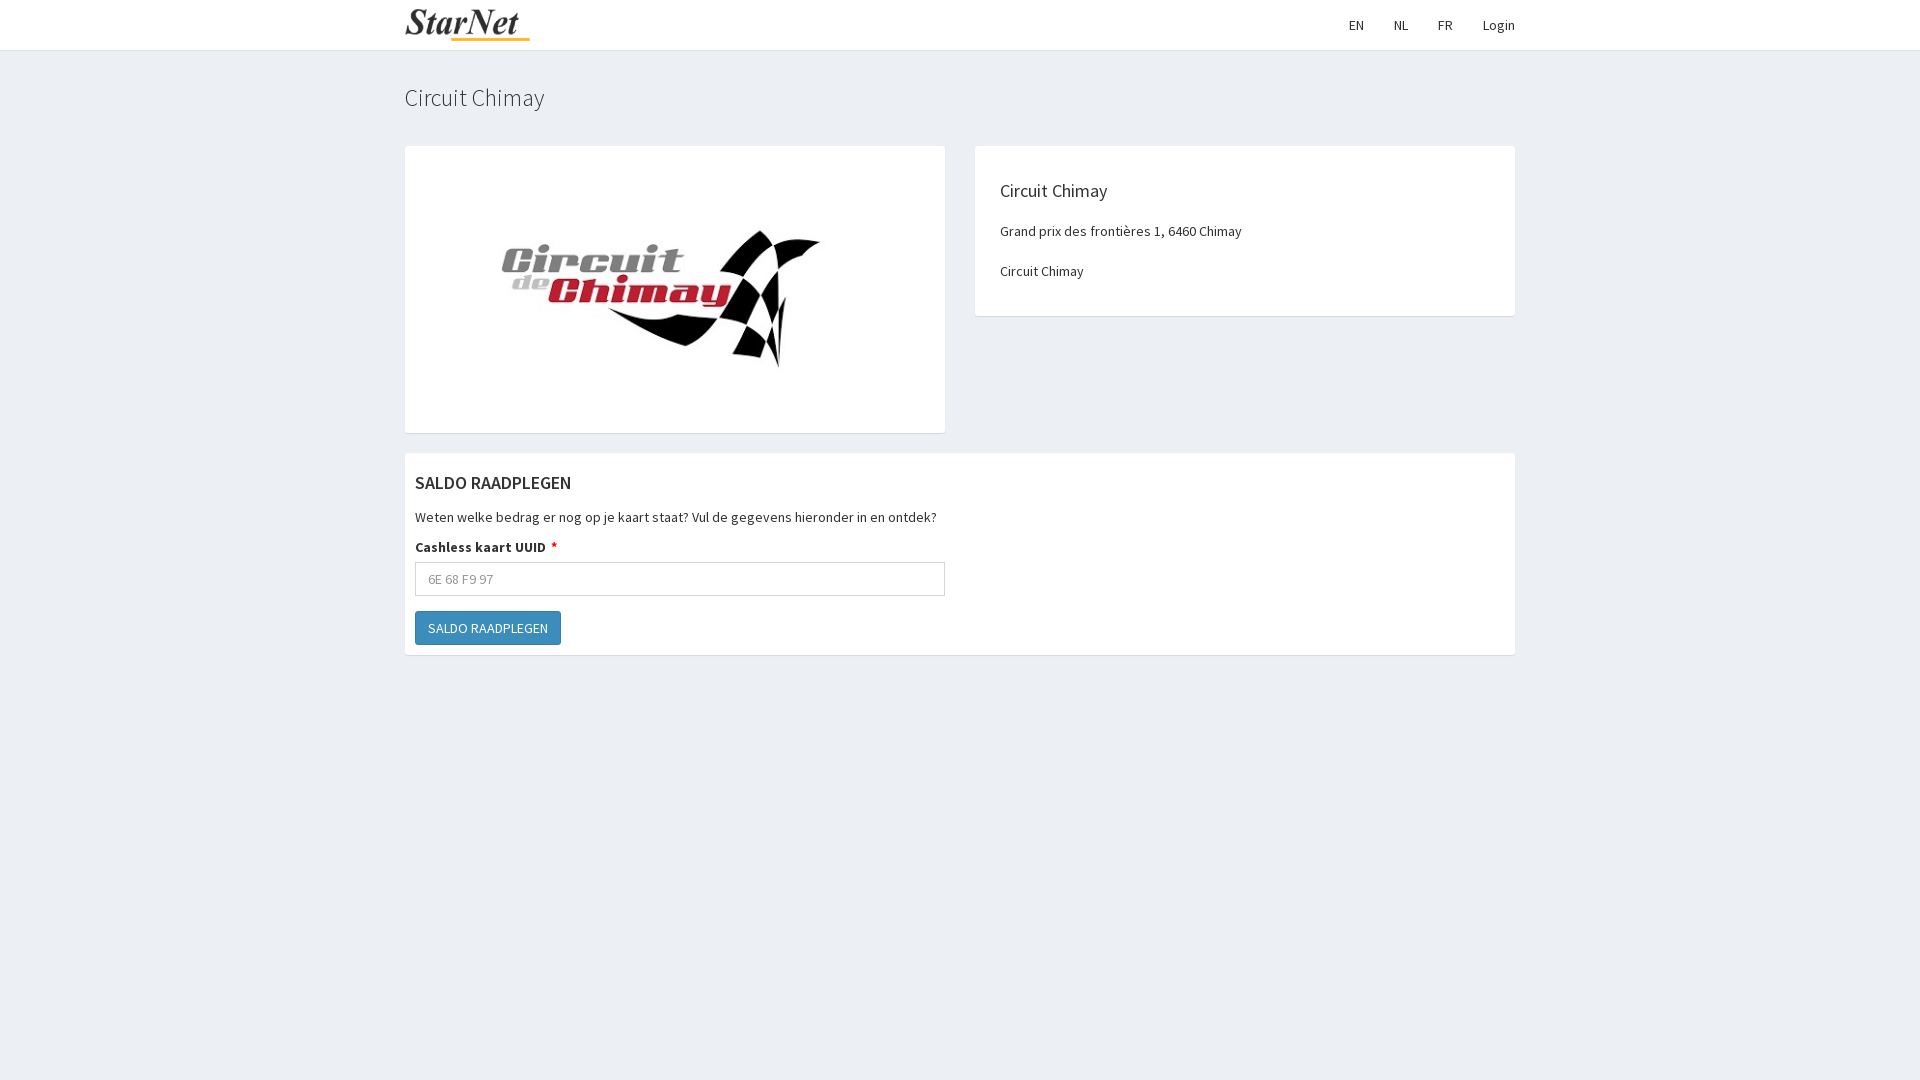  I want to click on 'Login', so click(1498, 24).